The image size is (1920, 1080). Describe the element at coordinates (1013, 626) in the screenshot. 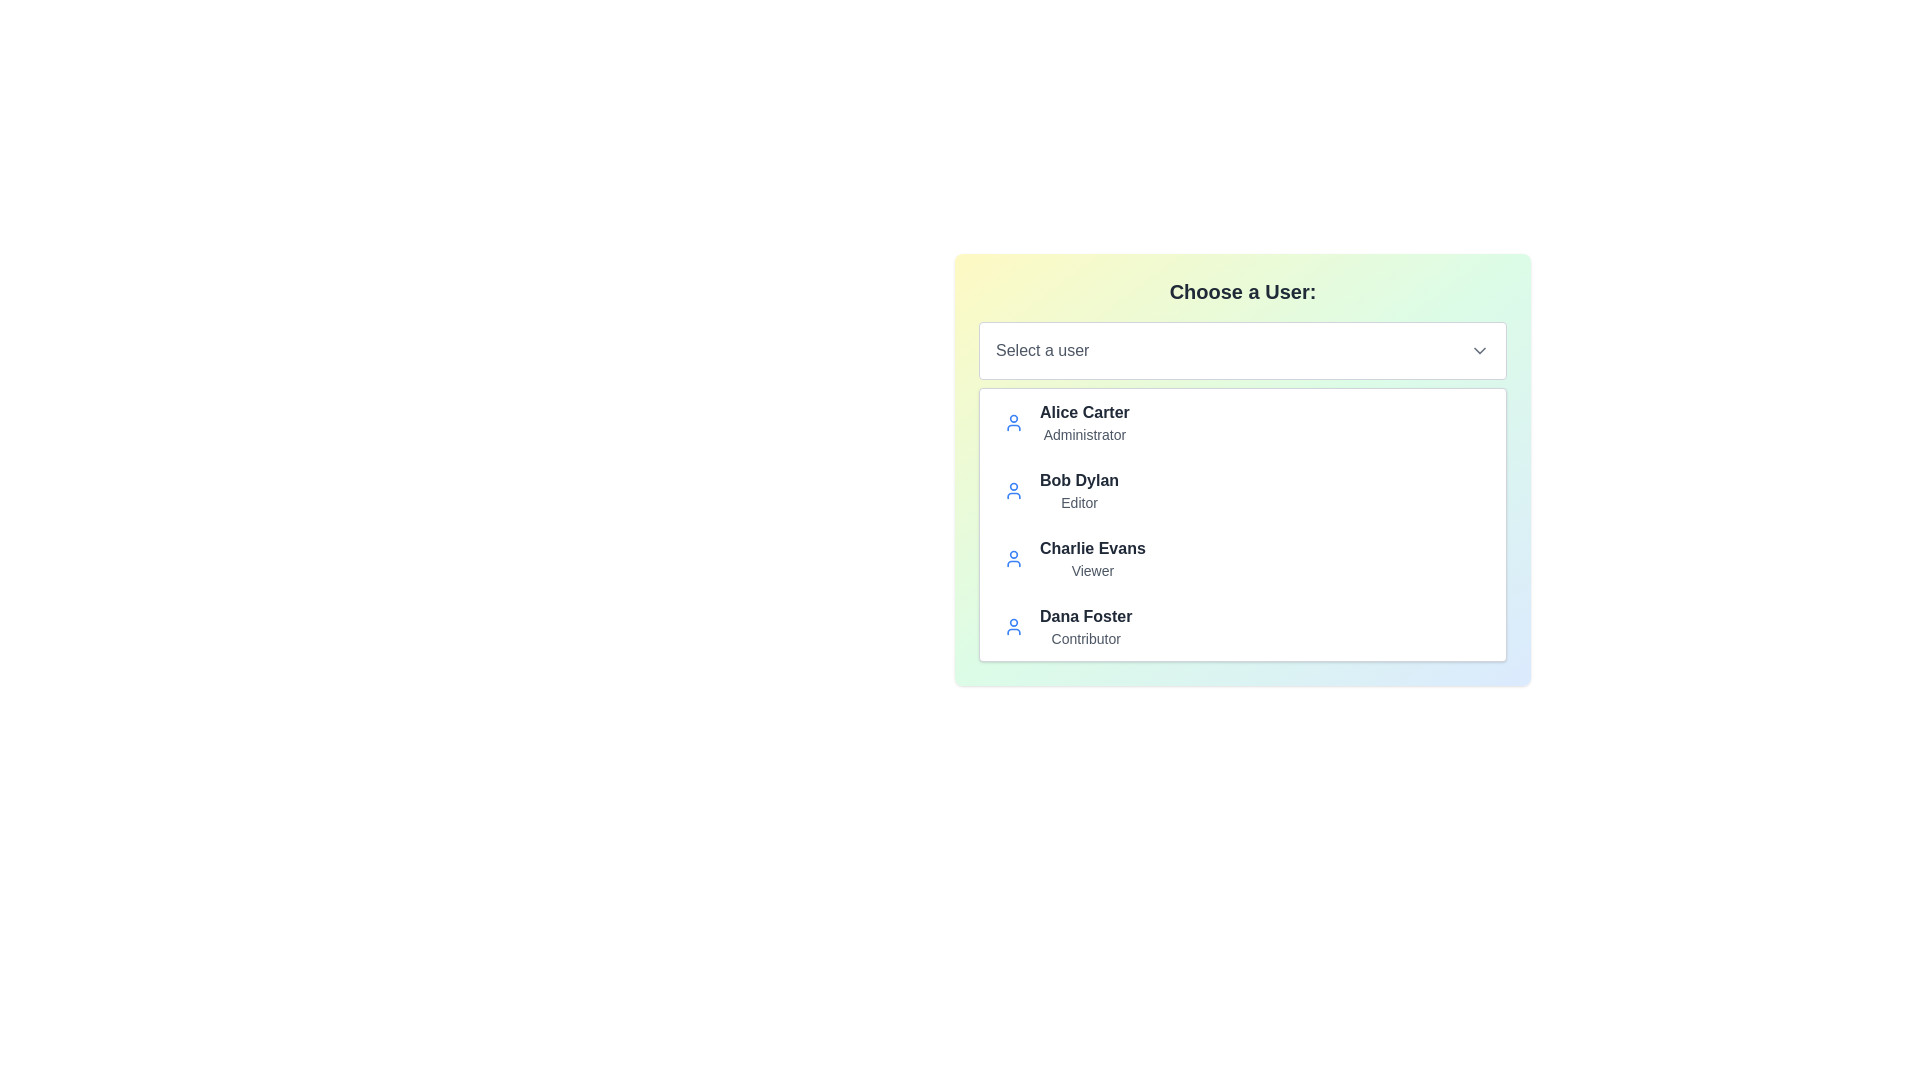

I see `the blue human figure icon located to the left of the name 'Dana Foster', which is the first visual element in the fourth position of the user list` at that location.